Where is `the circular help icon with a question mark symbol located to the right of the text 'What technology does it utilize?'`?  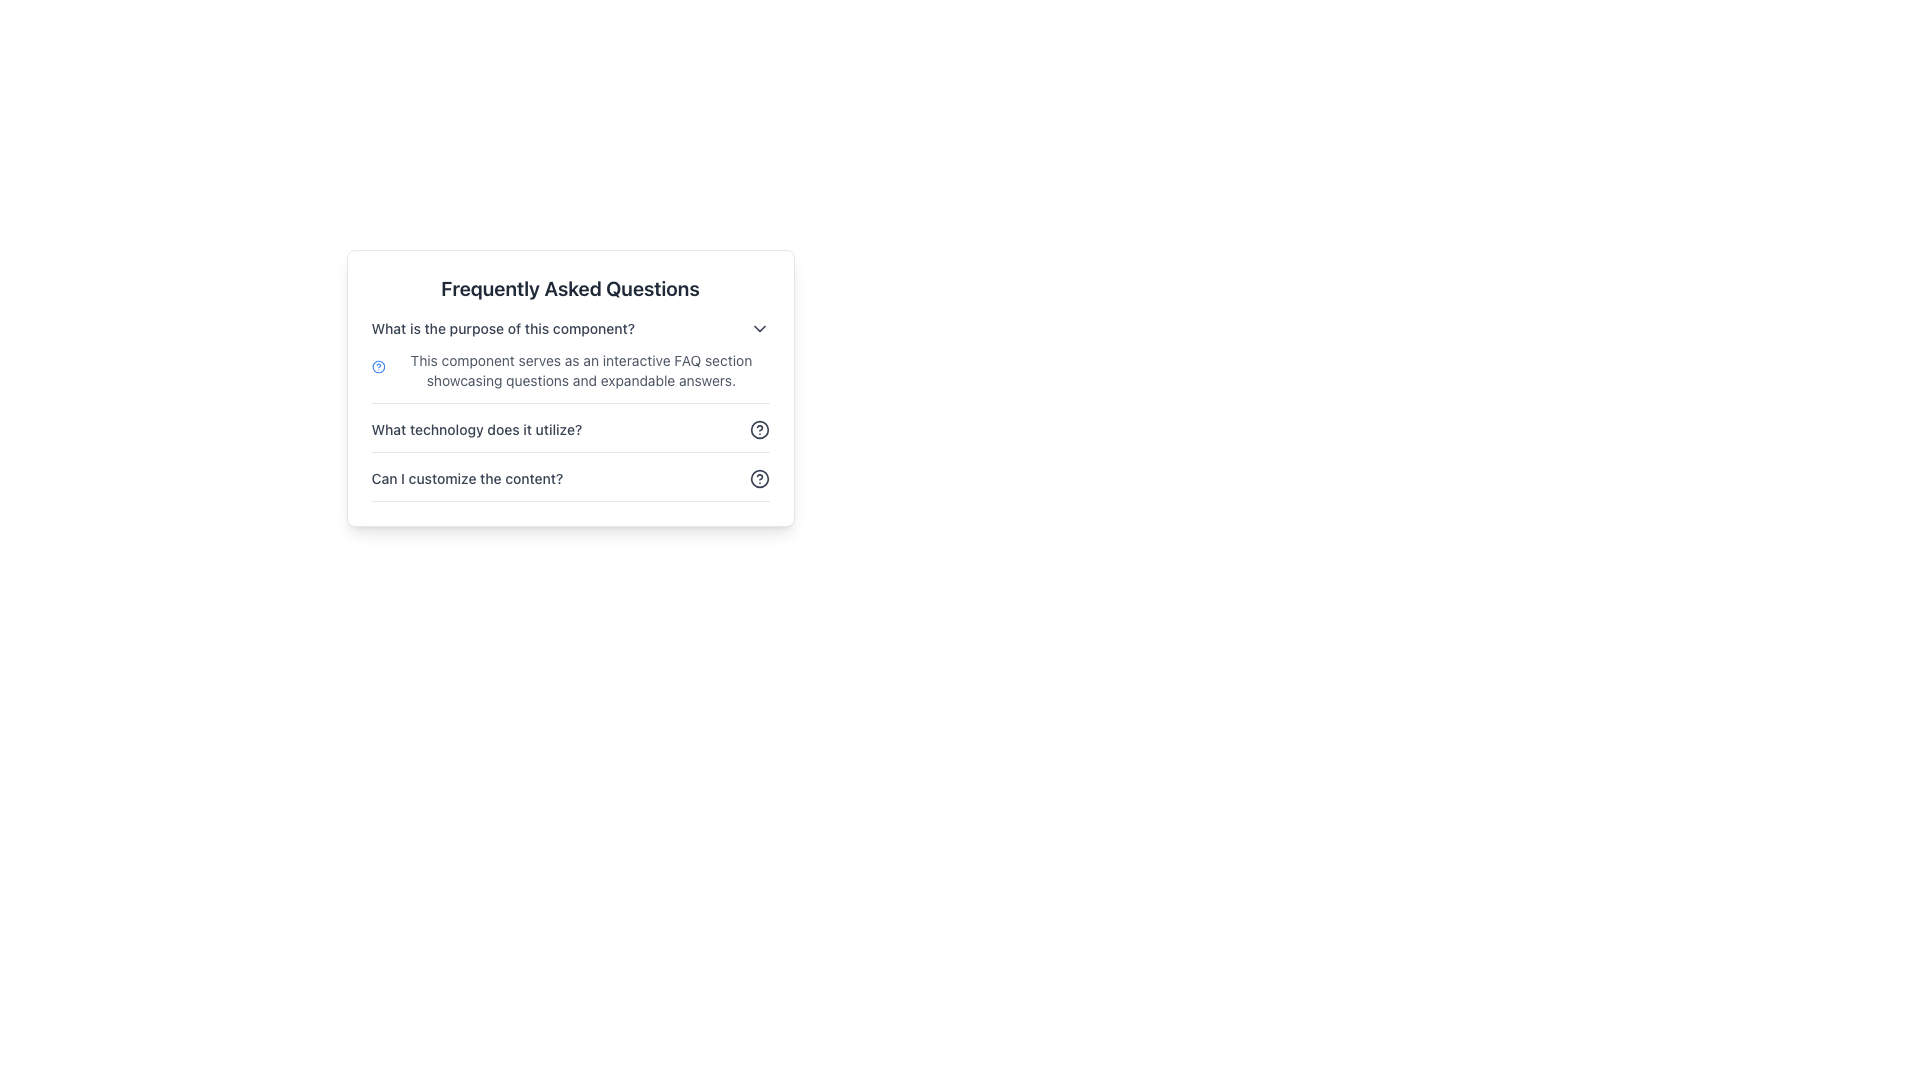 the circular help icon with a question mark symbol located to the right of the text 'What technology does it utilize?' is located at coordinates (758, 428).